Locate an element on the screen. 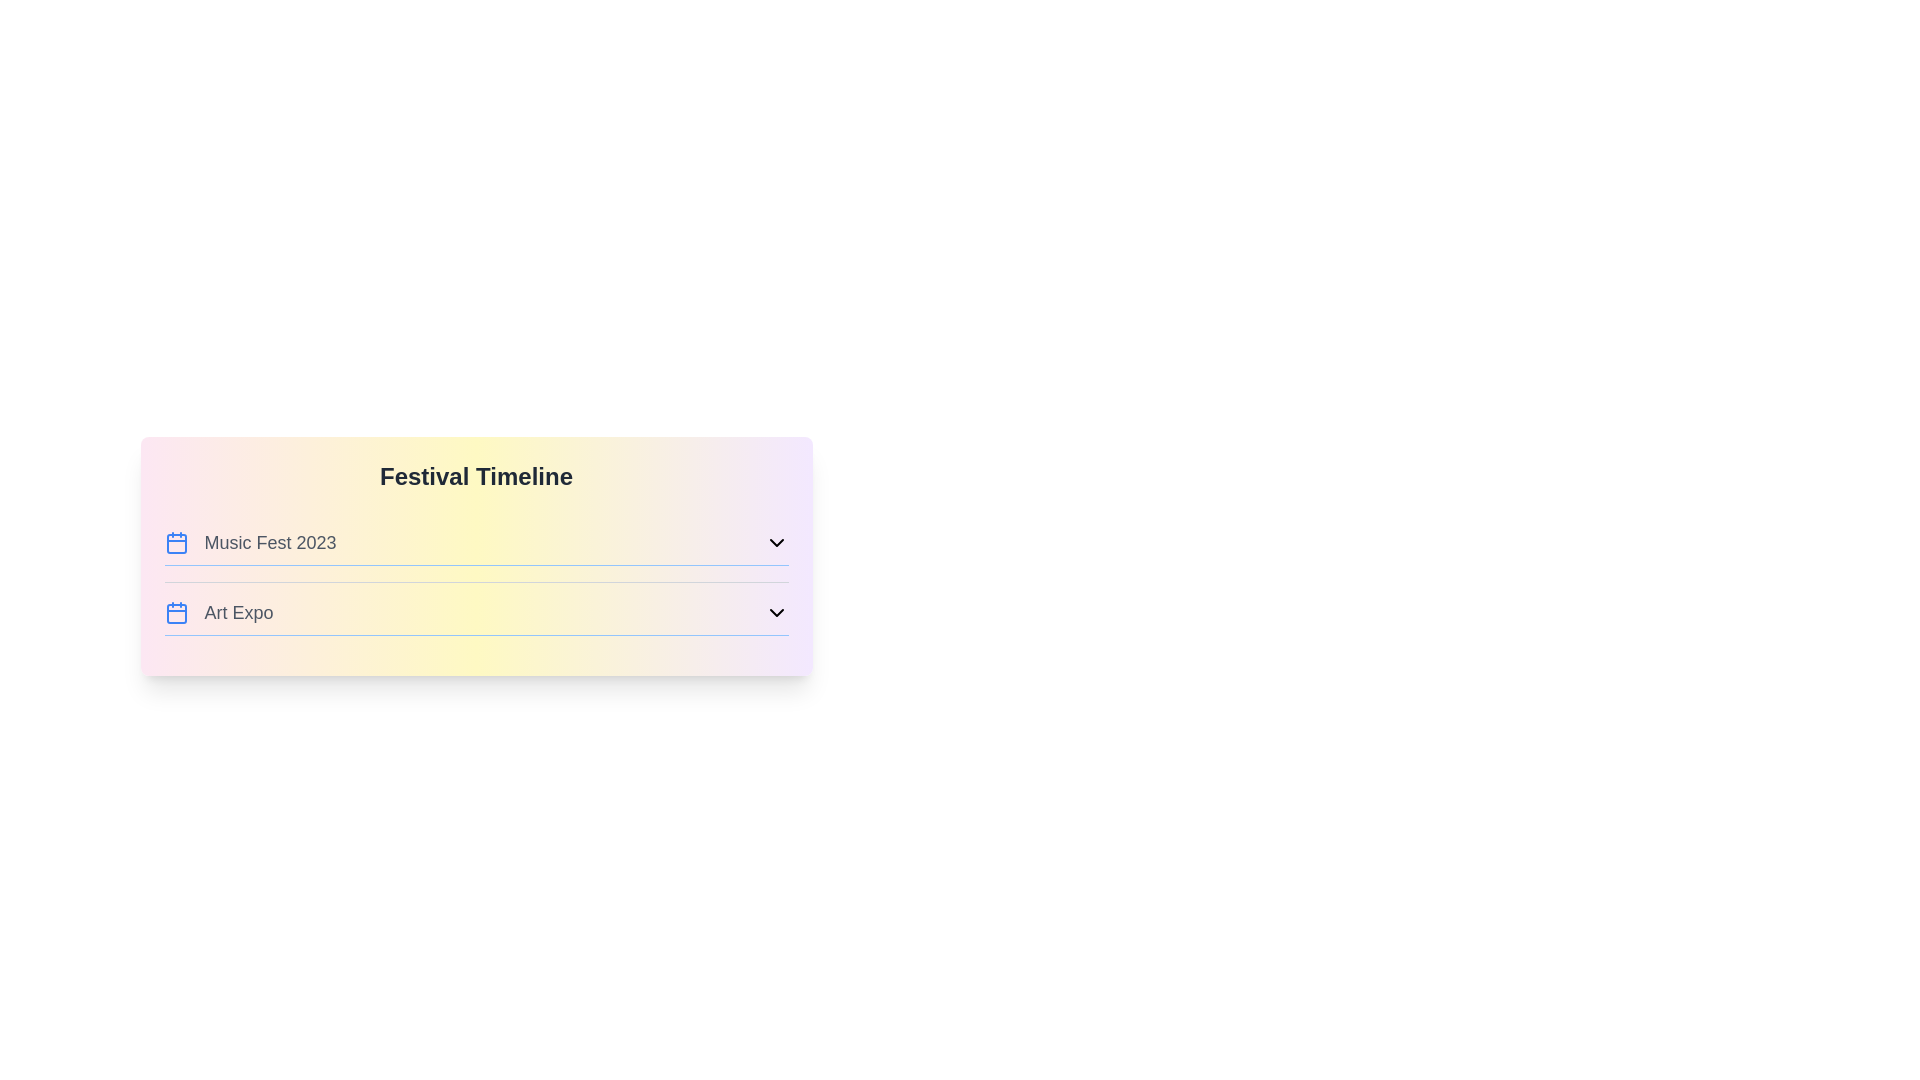 Image resolution: width=1920 pixels, height=1080 pixels. the 'Music Fest 2023' dropdown to expand its details is located at coordinates (475, 547).